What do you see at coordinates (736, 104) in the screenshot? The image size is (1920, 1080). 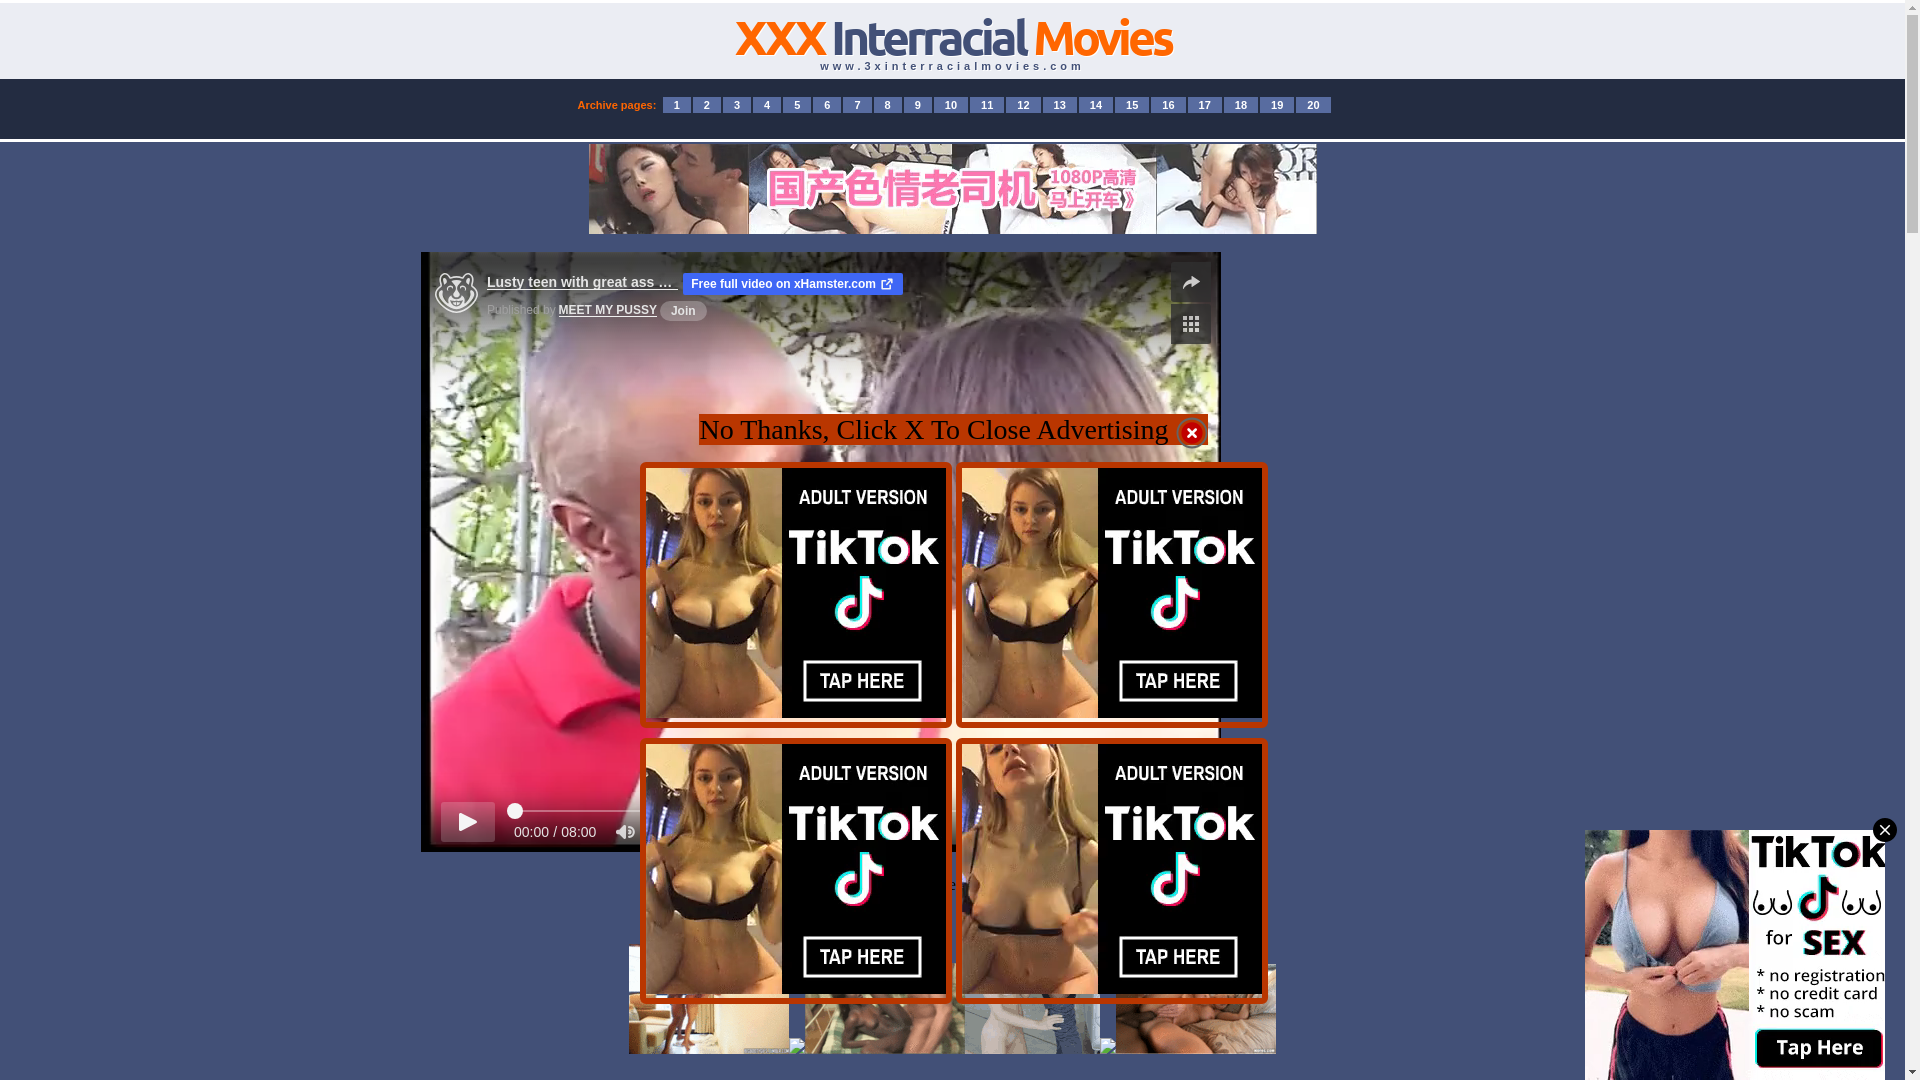 I see `'3'` at bounding box center [736, 104].